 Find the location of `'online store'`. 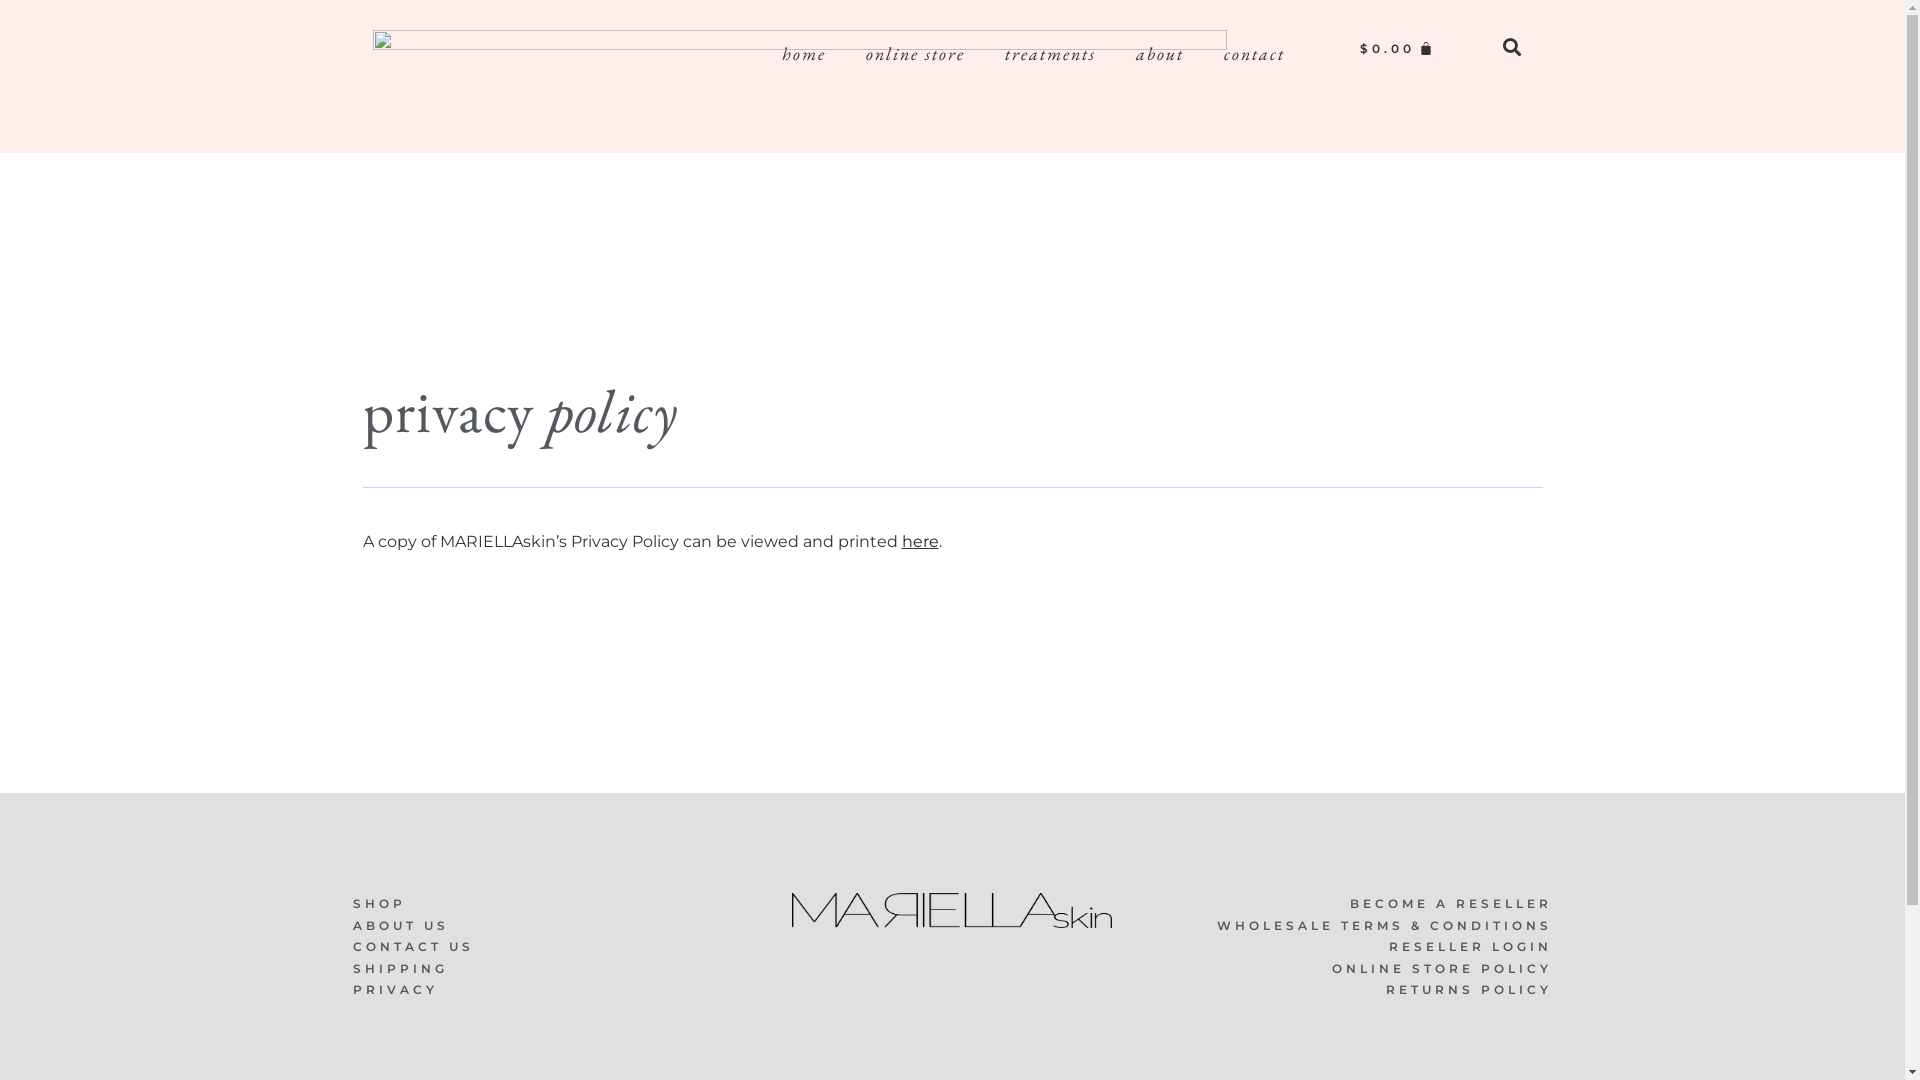

'online store' is located at coordinates (845, 53).